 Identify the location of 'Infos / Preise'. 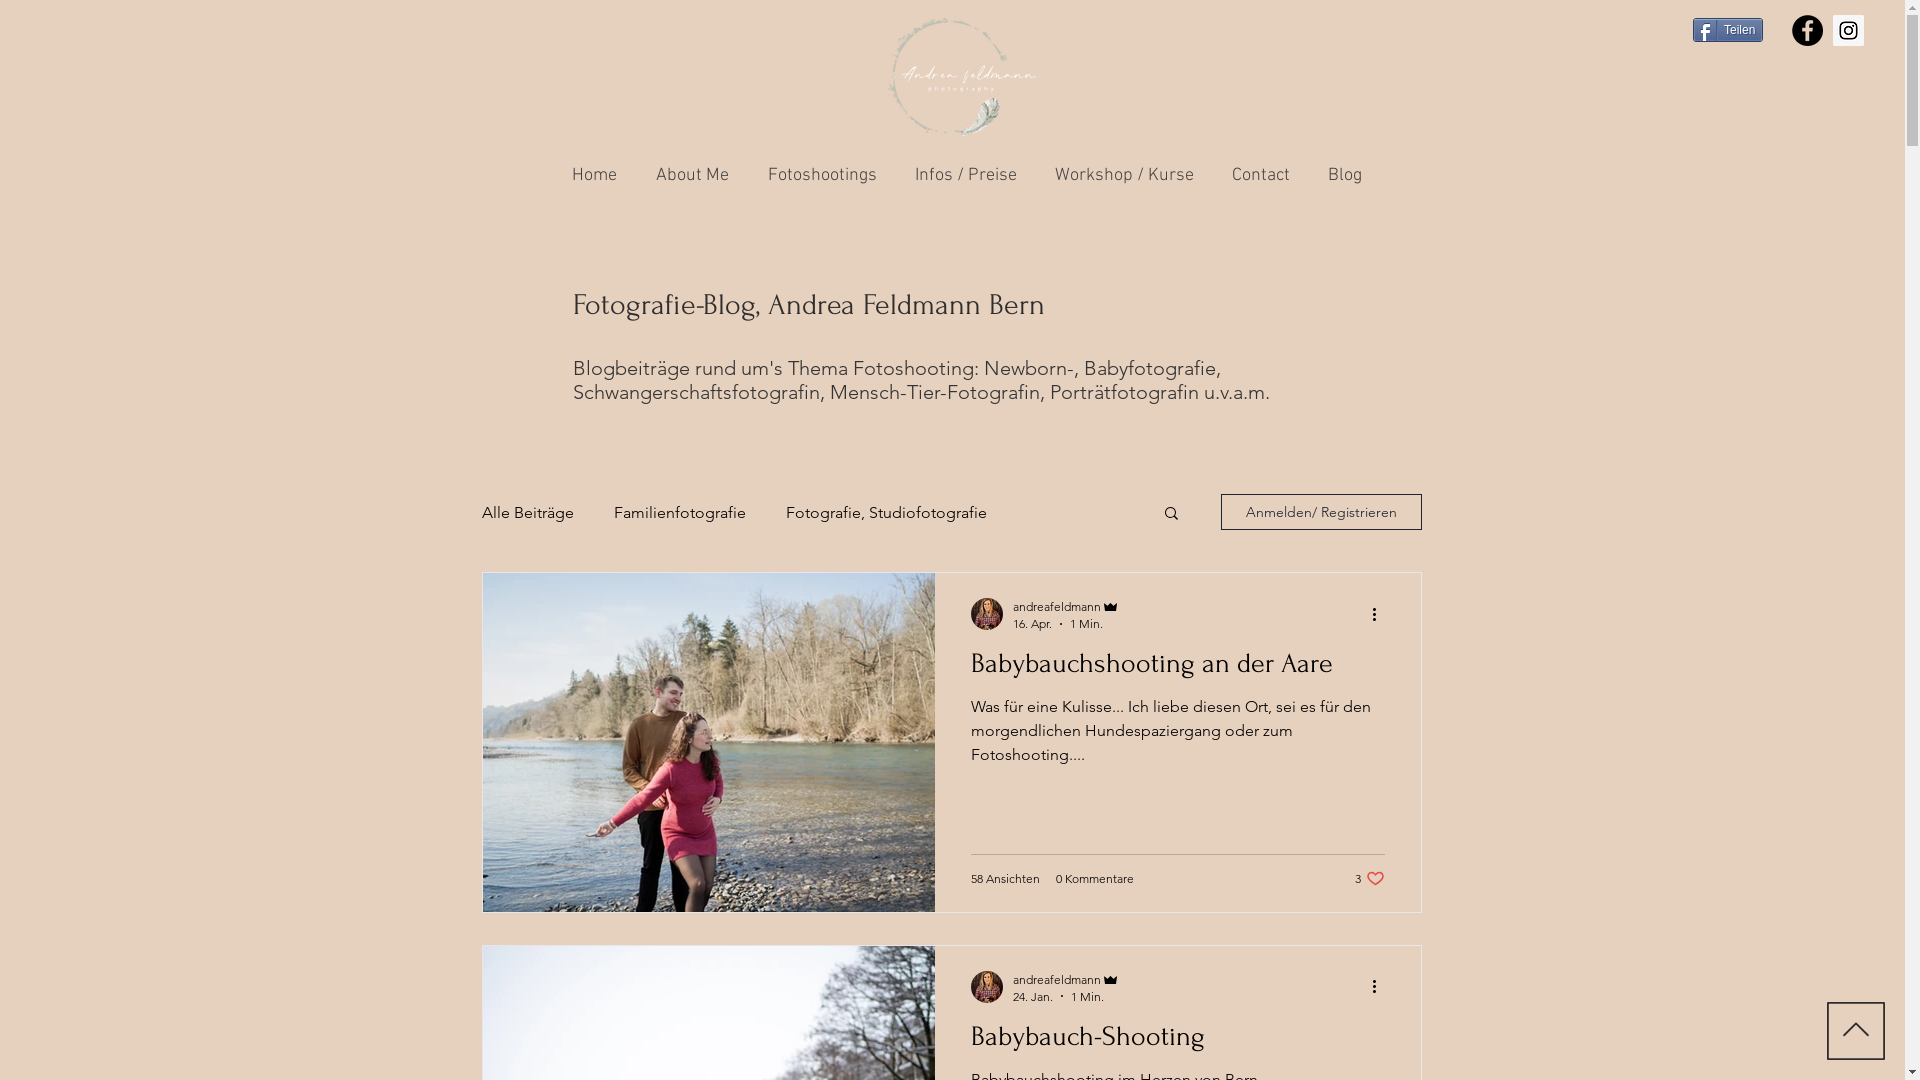
(961, 174).